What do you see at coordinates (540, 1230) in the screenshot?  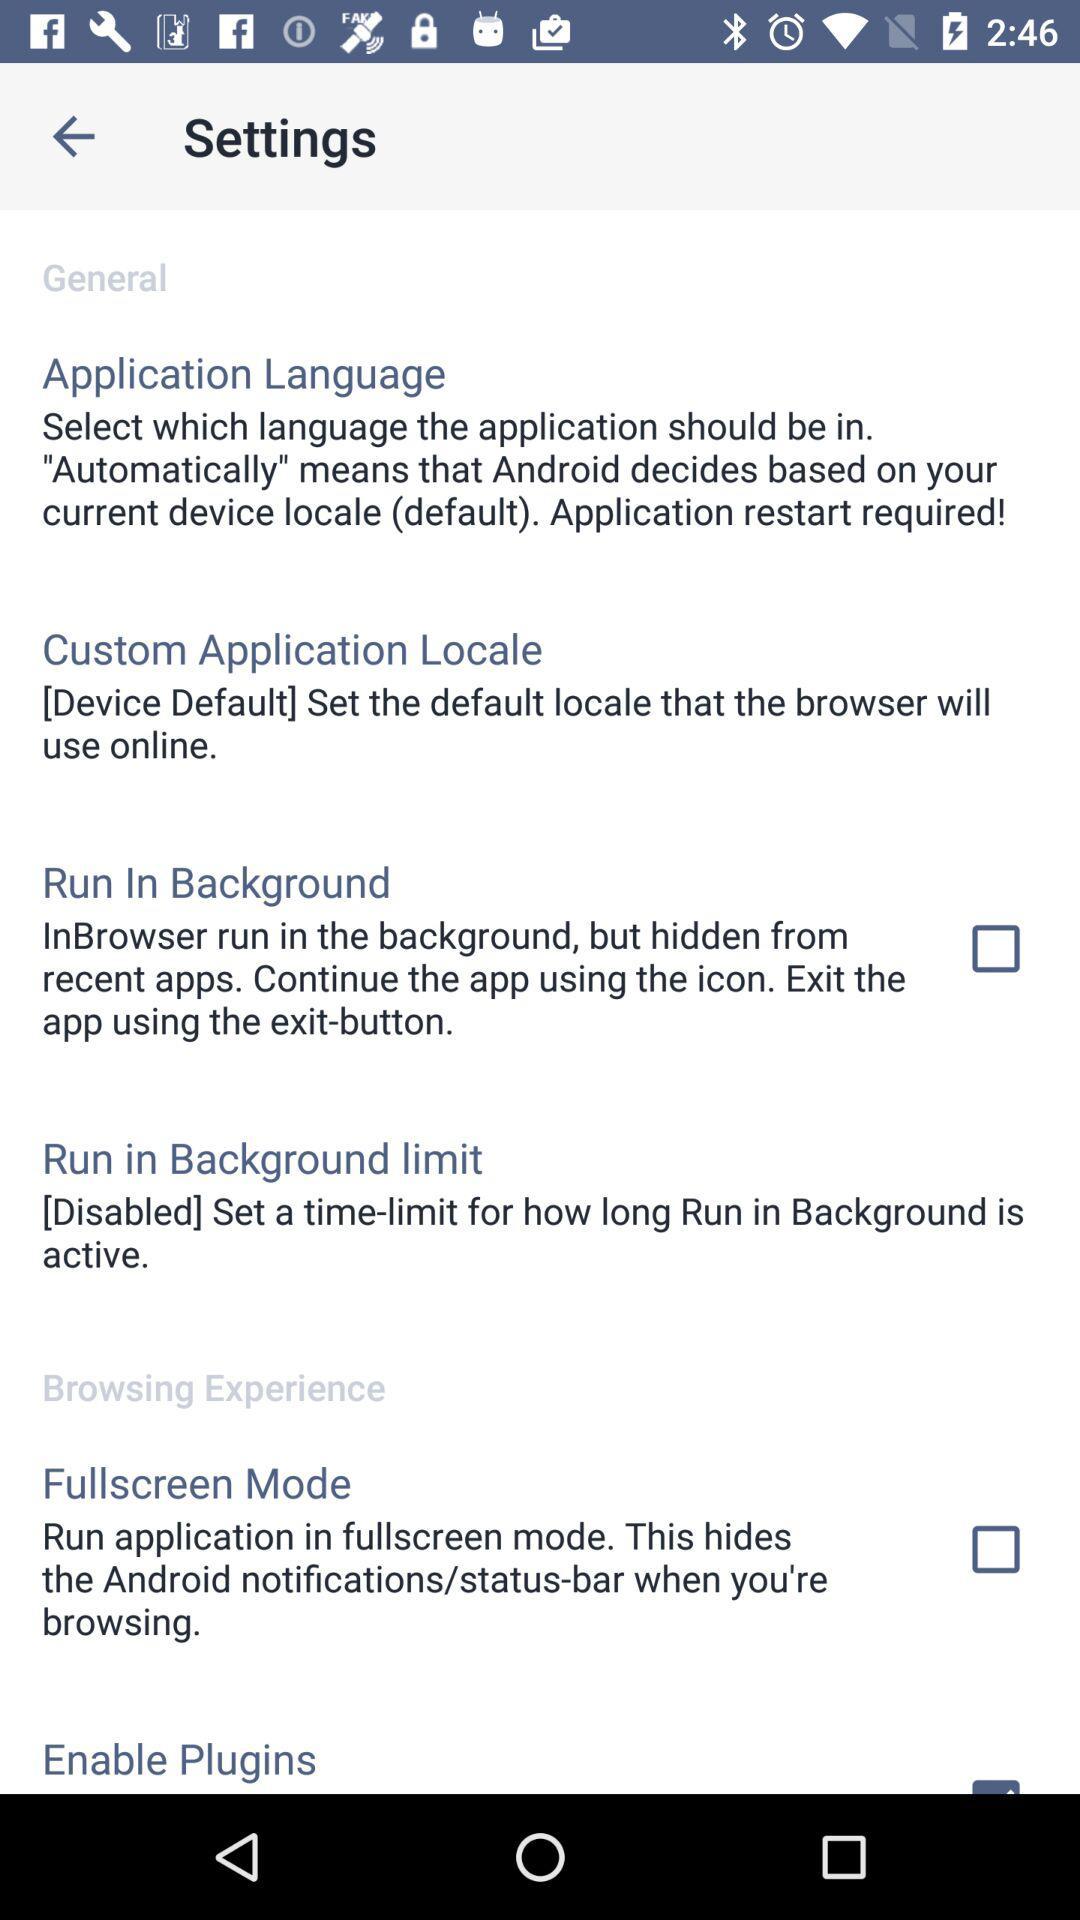 I see `disabled set a` at bounding box center [540, 1230].